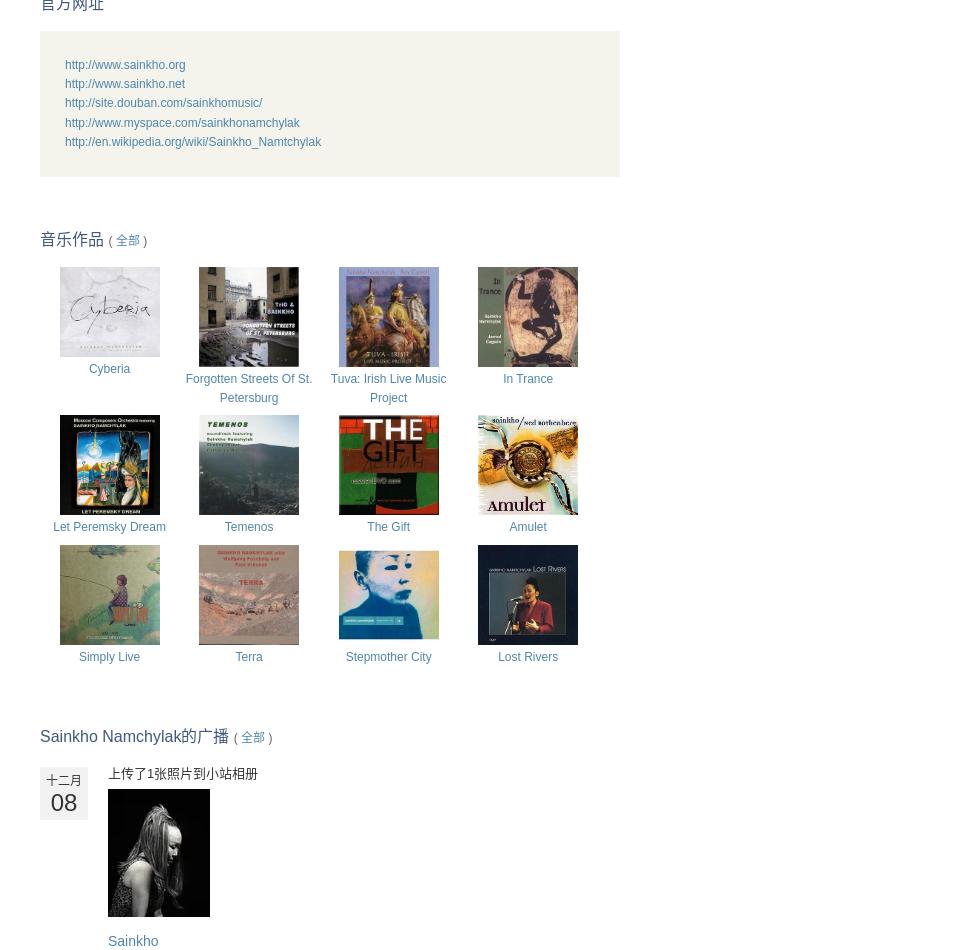  I want to click on 'The Gift', so click(387, 526).